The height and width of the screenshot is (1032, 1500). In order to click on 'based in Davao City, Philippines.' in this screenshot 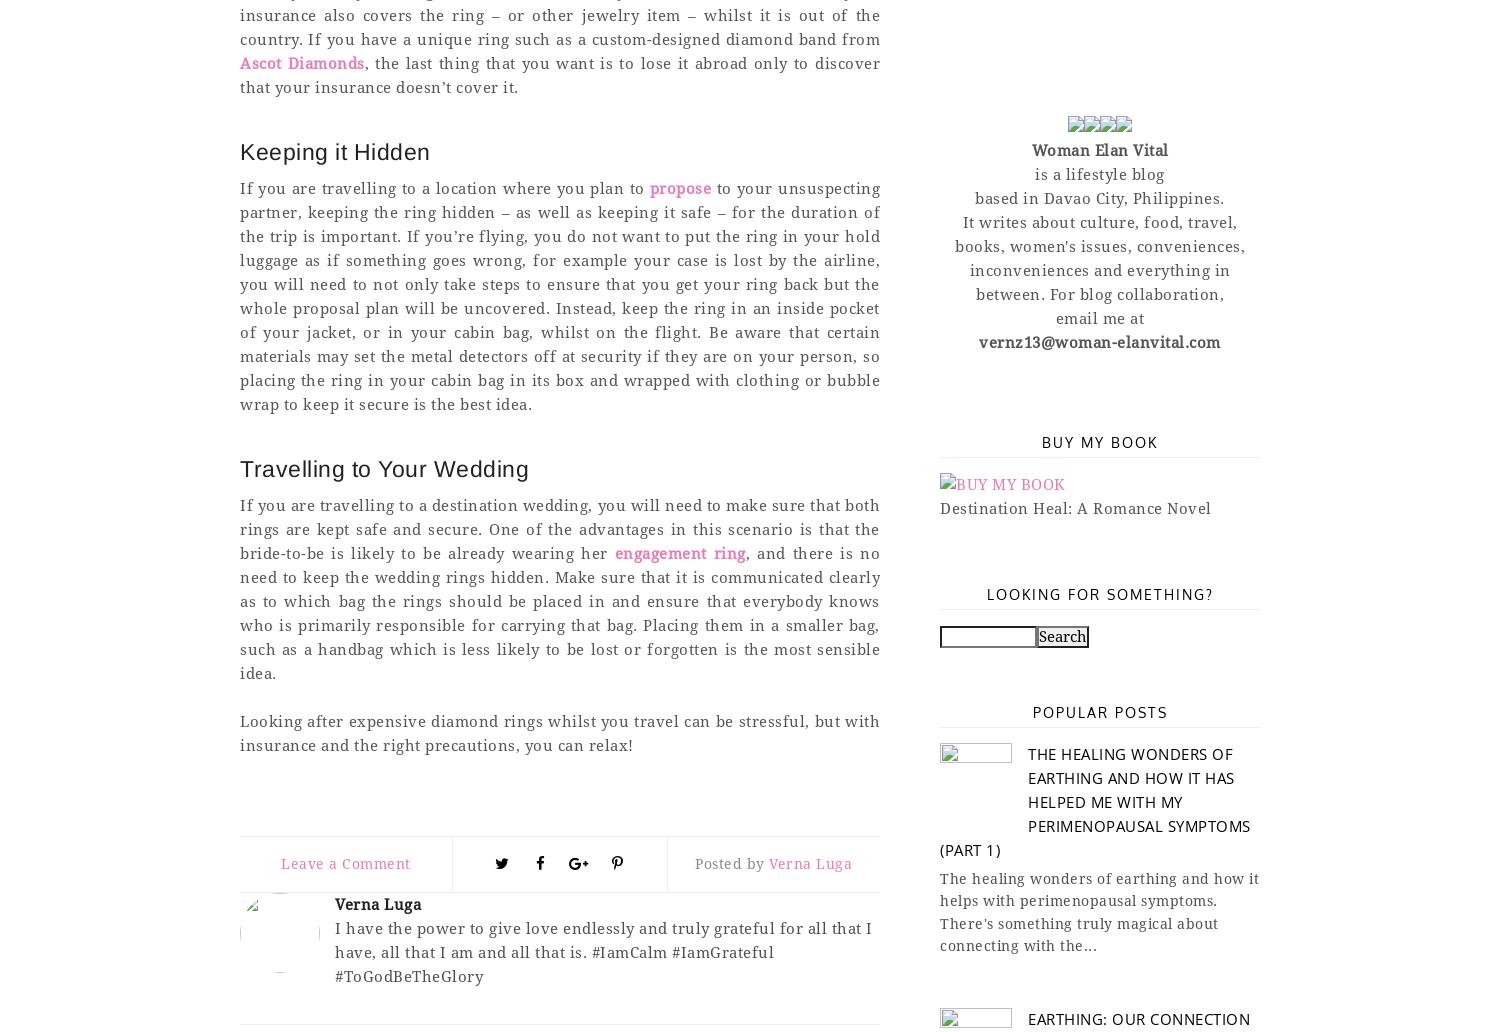, I will do `click(1098, 197)`.